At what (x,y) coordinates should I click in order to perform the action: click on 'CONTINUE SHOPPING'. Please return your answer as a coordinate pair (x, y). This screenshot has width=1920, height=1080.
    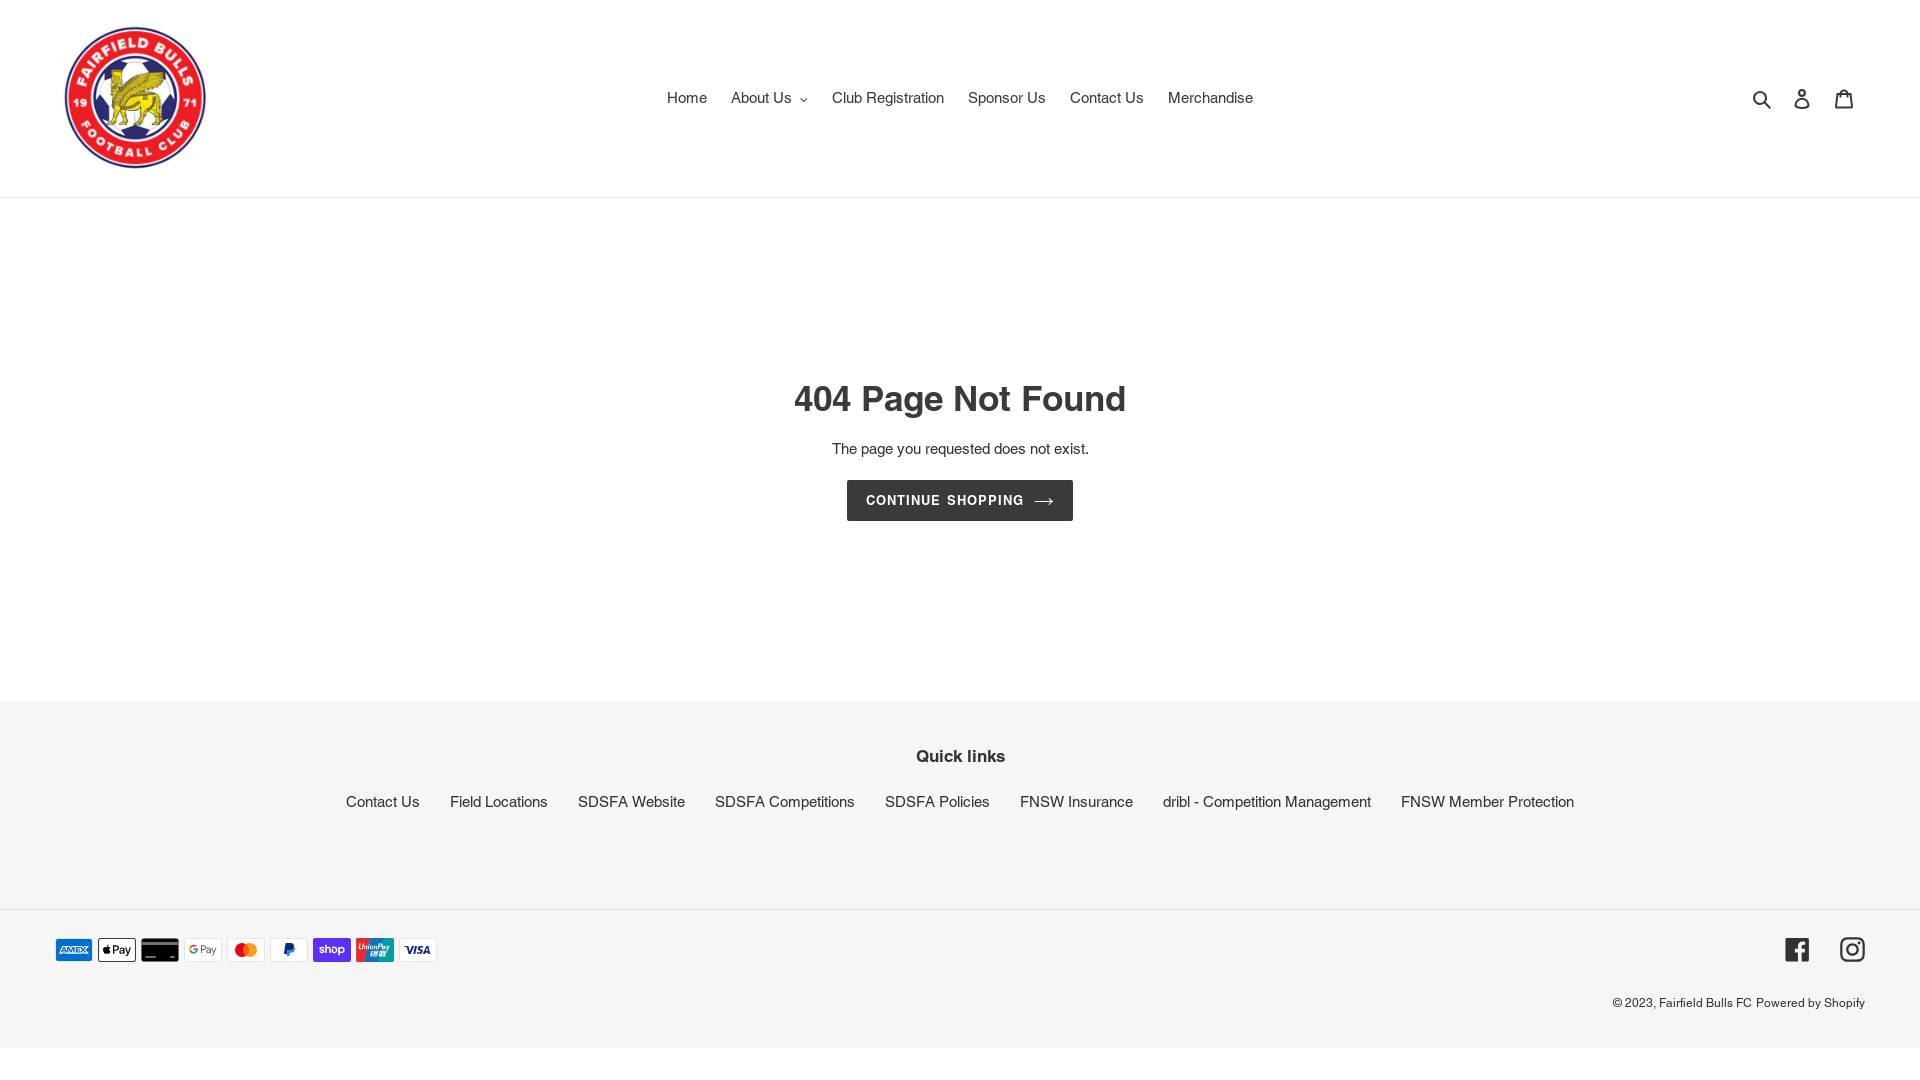
    Looking at the image, I should click on (846, 500).